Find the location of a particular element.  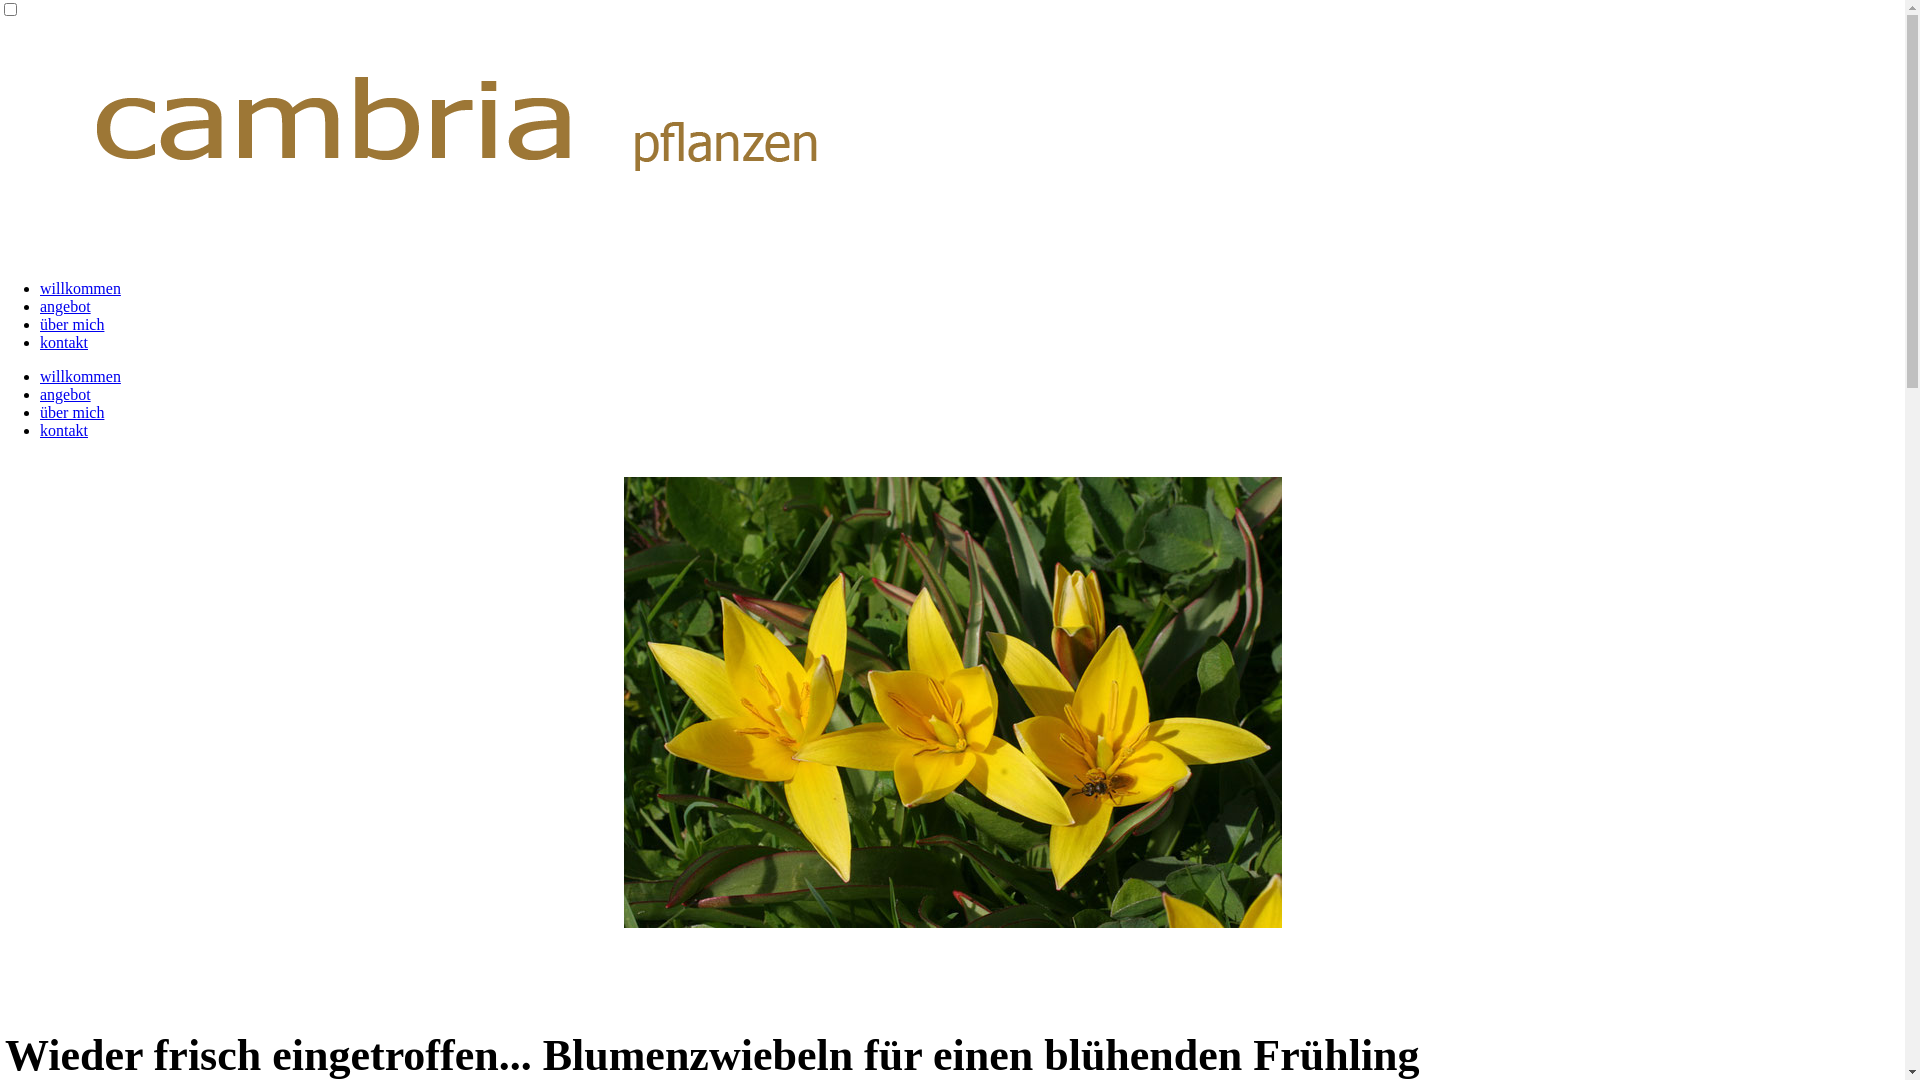

'kontakt' is located at coordinates (63, 341).